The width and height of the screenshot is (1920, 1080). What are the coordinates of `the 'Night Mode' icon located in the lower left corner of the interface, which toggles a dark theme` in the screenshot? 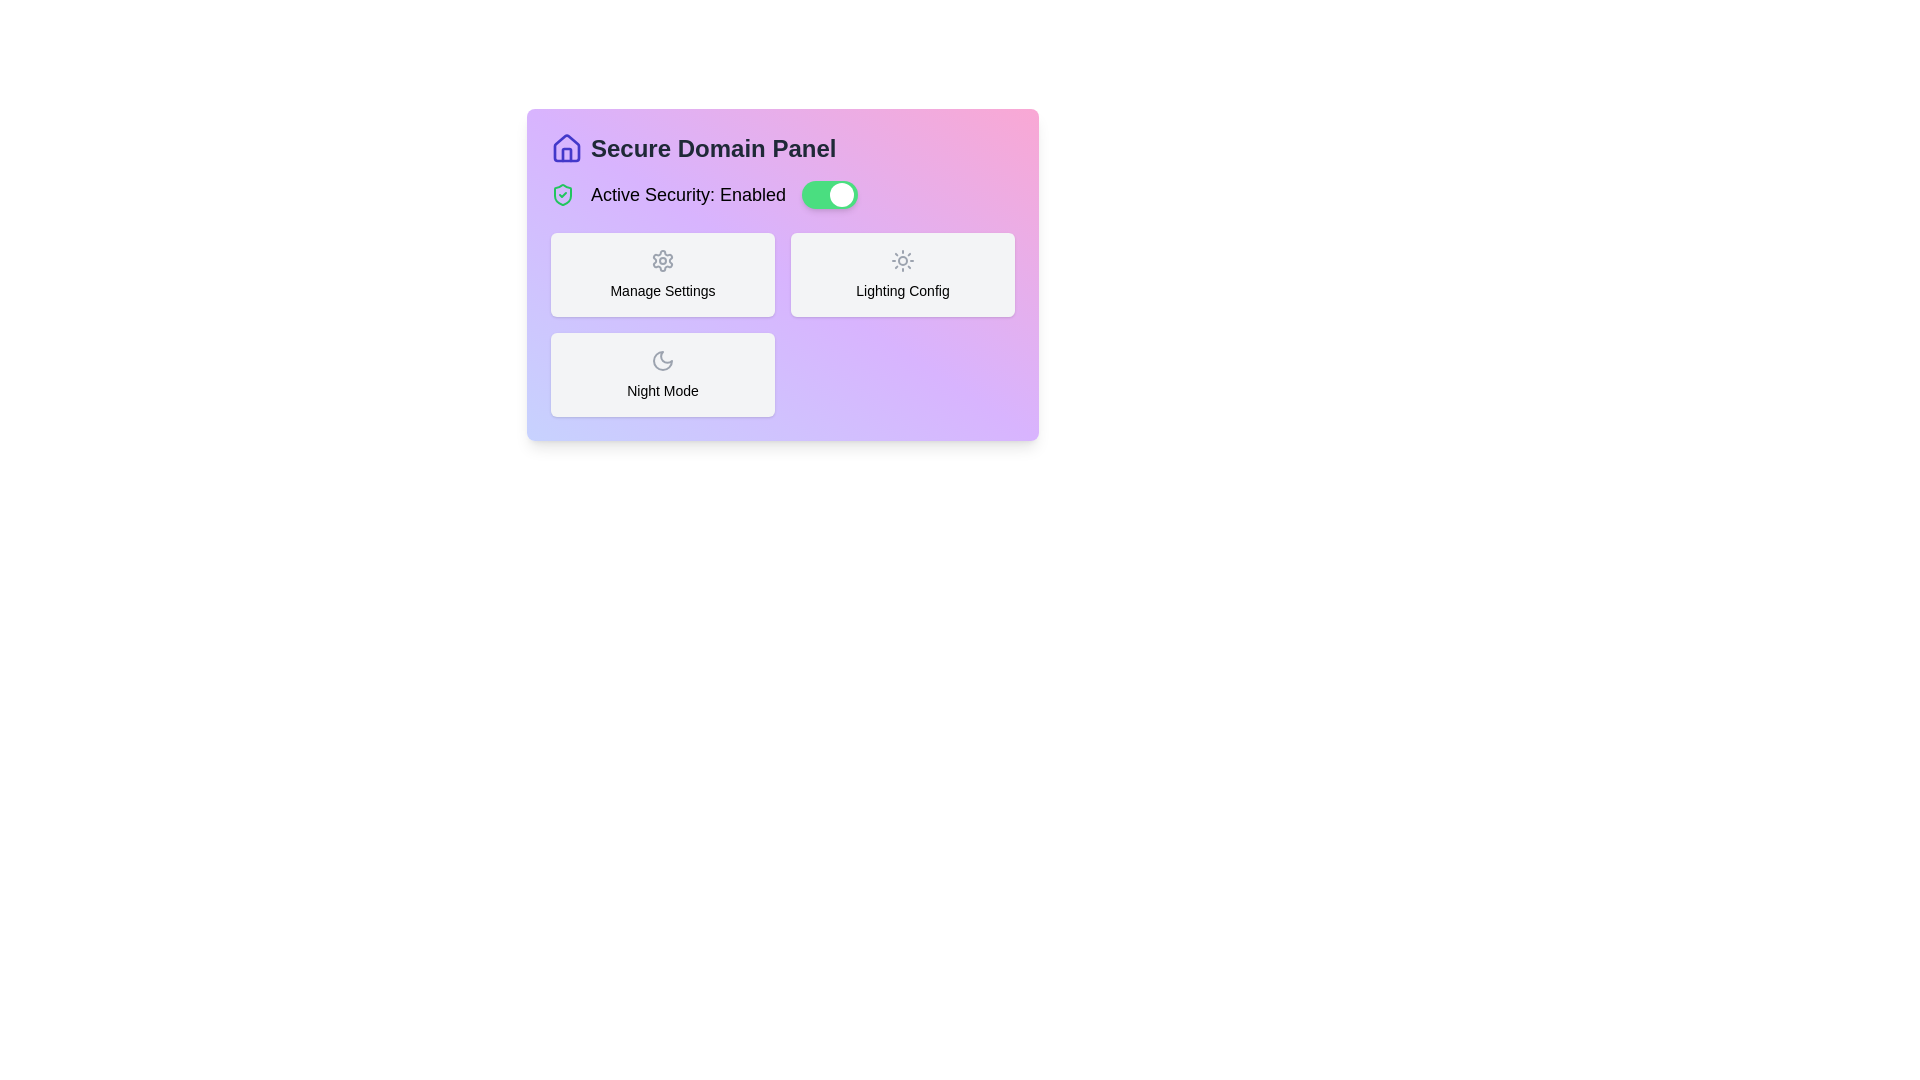 It's located at (662, 361).